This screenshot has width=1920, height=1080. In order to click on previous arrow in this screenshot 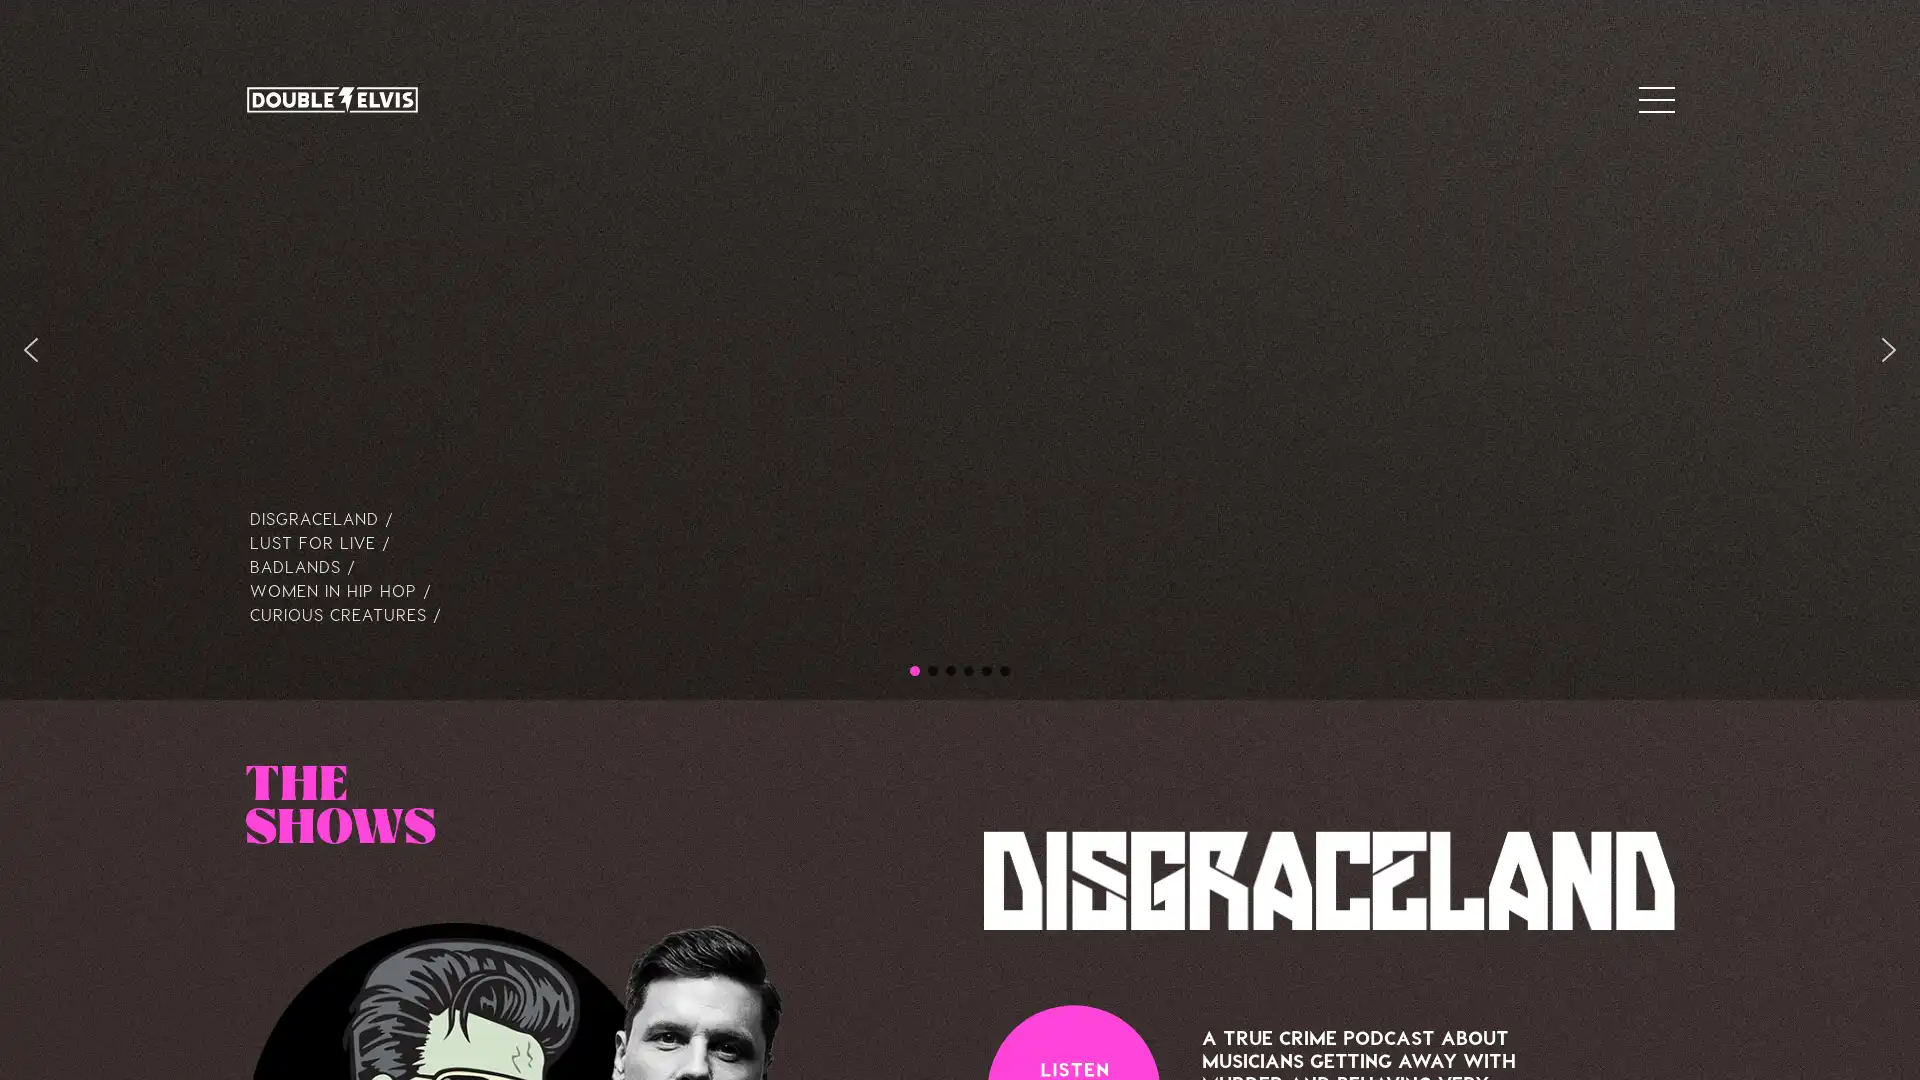, I will do `click(29, 349)`.